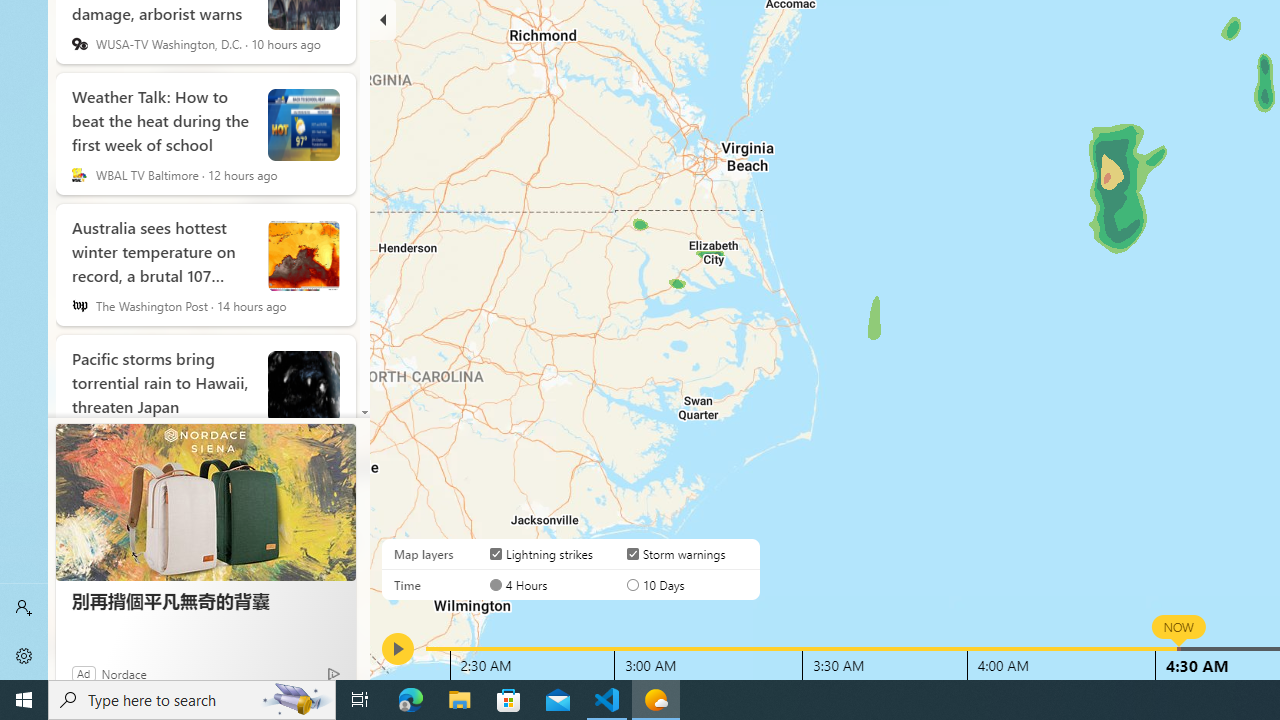 This screenshot has height=720, width=1280. Describe the element at coordinates (459, 698) in the screenshot. I see `'File Explorer'` at that location.